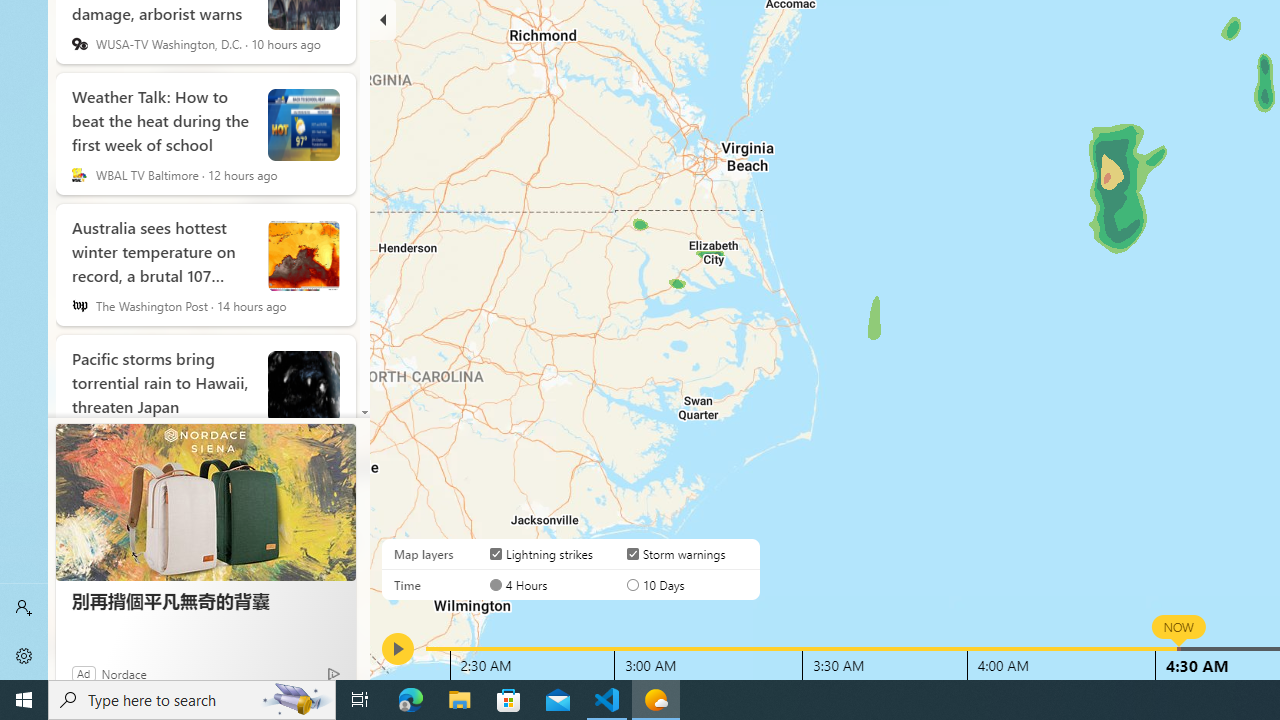 This screenshot has height=720, width=1280. Describe the element at coordinates (459, 698) in the screenshot. I see `'File Explorer'` at that location.